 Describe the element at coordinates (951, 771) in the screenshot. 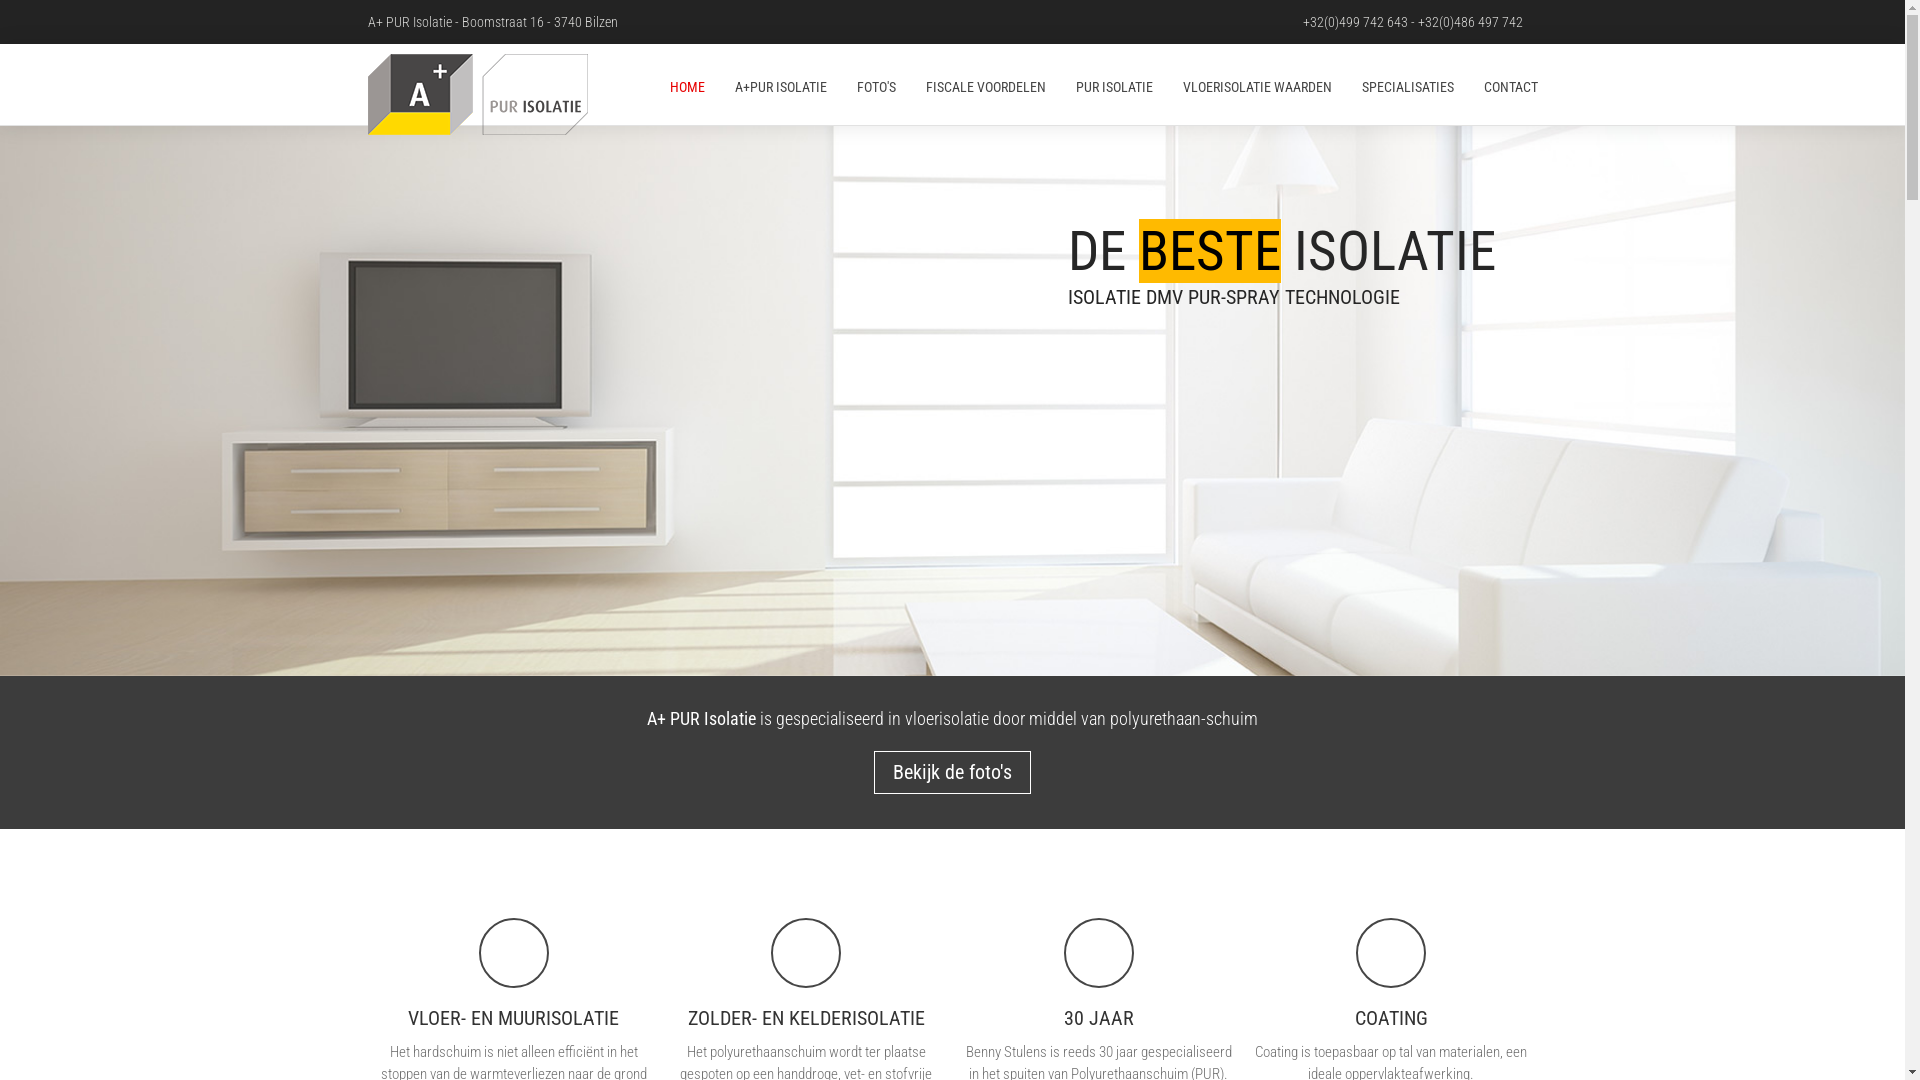

I see `'Bekijk de foto's'` at that location.